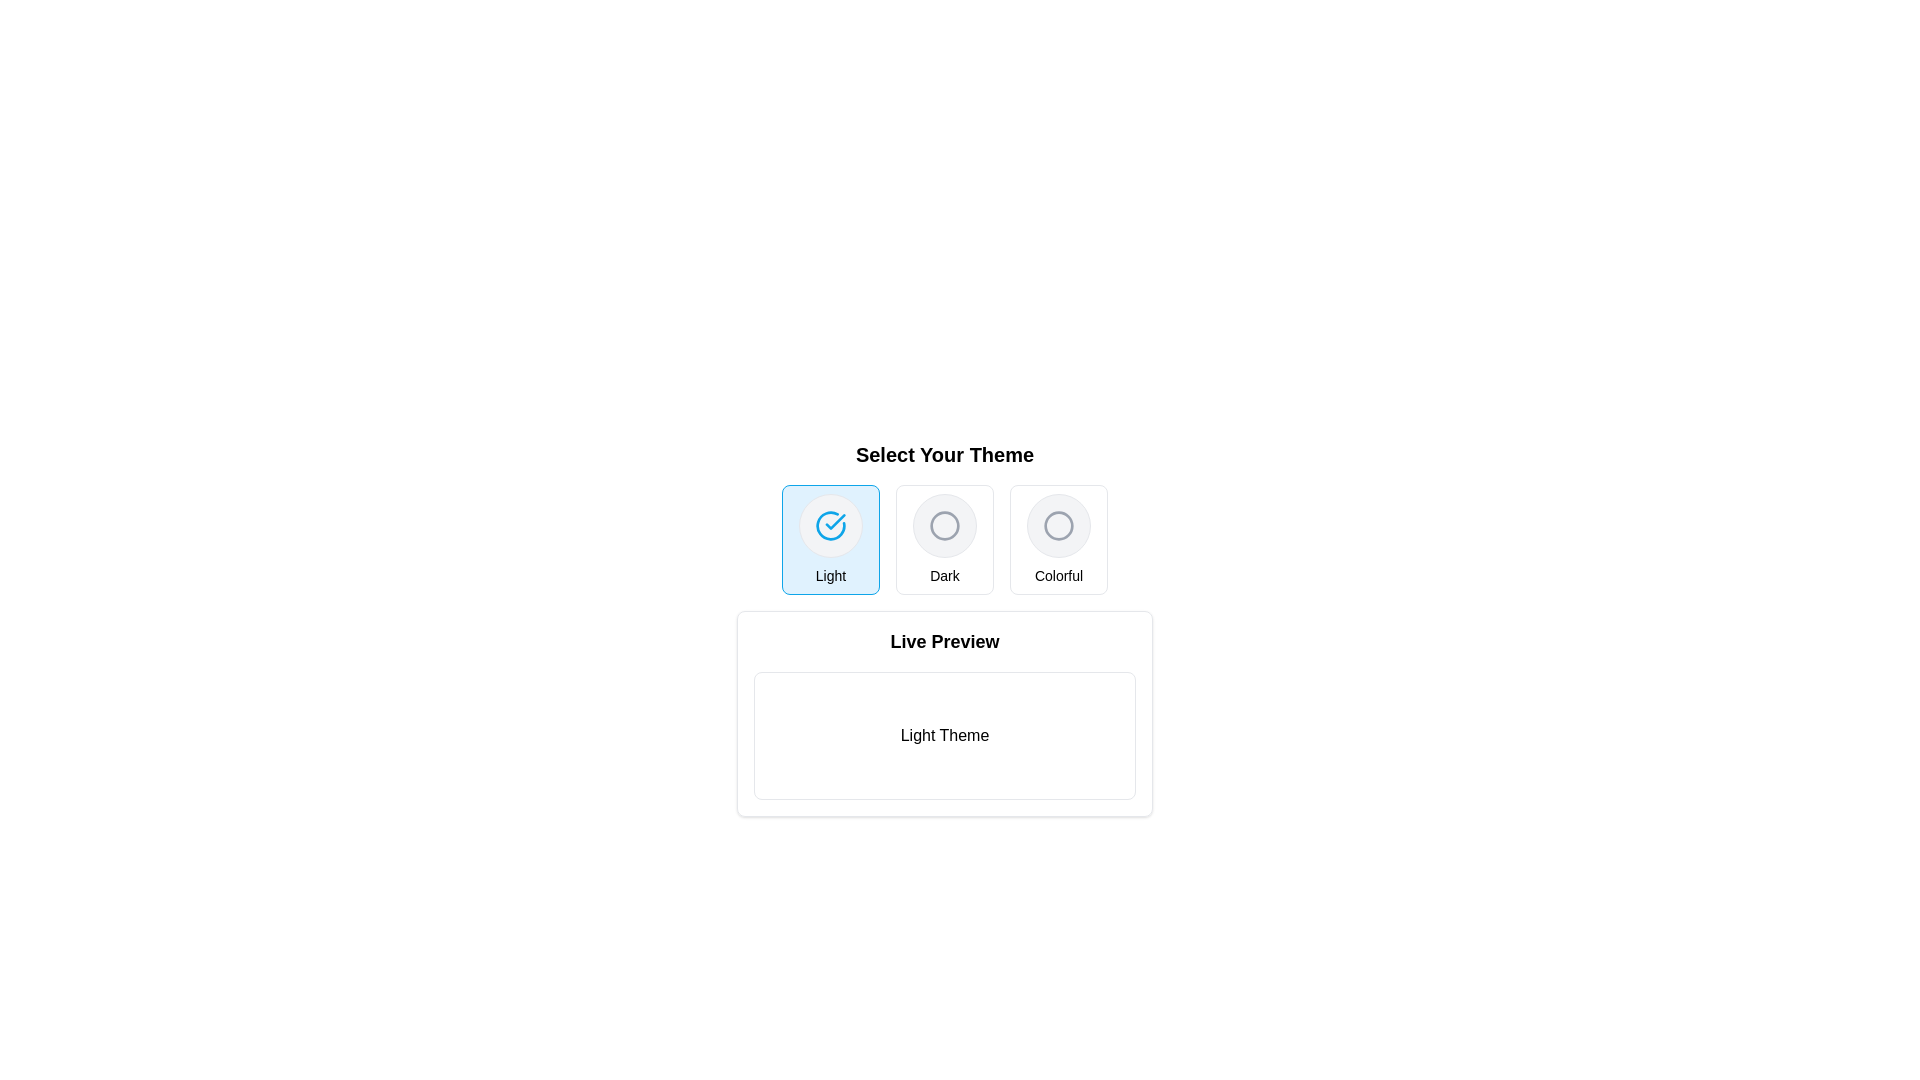 This screenshot has width=1920, height=1080. I want to click on the displayed theme name in the 'Live Preview' panel, which is the only element with this label and is positioned directly beneath 'Select Your Theme.', so click(944, 712).